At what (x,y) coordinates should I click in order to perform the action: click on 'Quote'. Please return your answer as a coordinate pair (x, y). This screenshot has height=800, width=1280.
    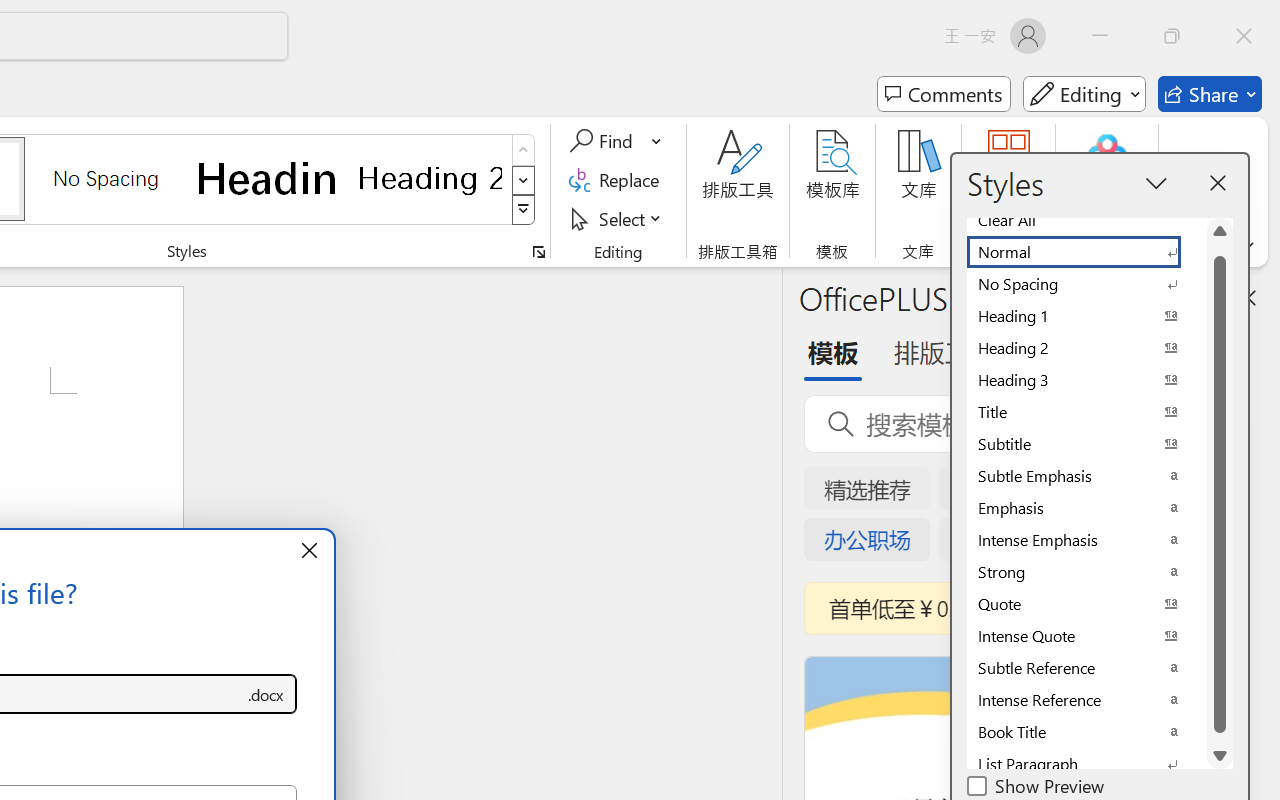
    Looking at the image, I should click on (1085, 604).